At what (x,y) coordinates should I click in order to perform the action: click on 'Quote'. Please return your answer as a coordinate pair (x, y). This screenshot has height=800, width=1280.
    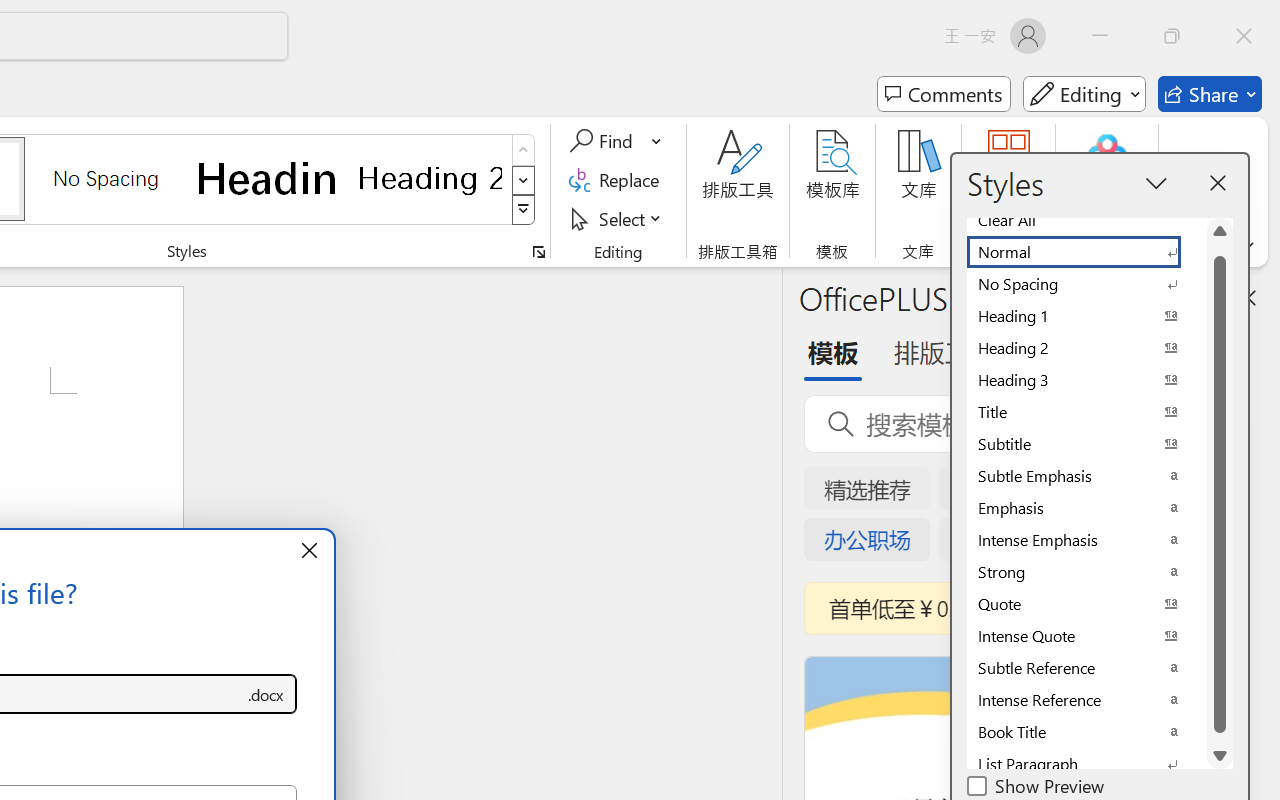
    Looking at the image, I should click on (1085, 604).